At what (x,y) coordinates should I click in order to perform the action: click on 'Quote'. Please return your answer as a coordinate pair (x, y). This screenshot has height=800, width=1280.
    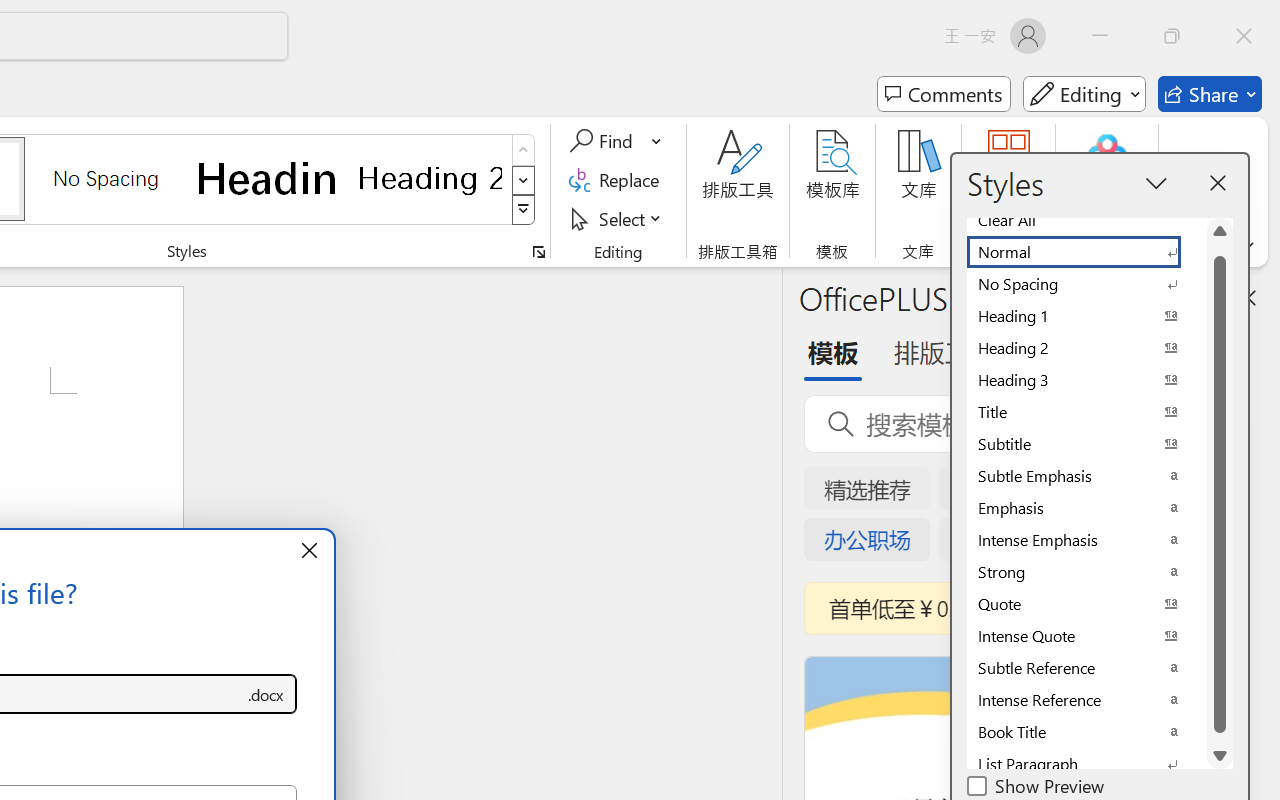
    Looking at the image, I should click on (1085, 604).